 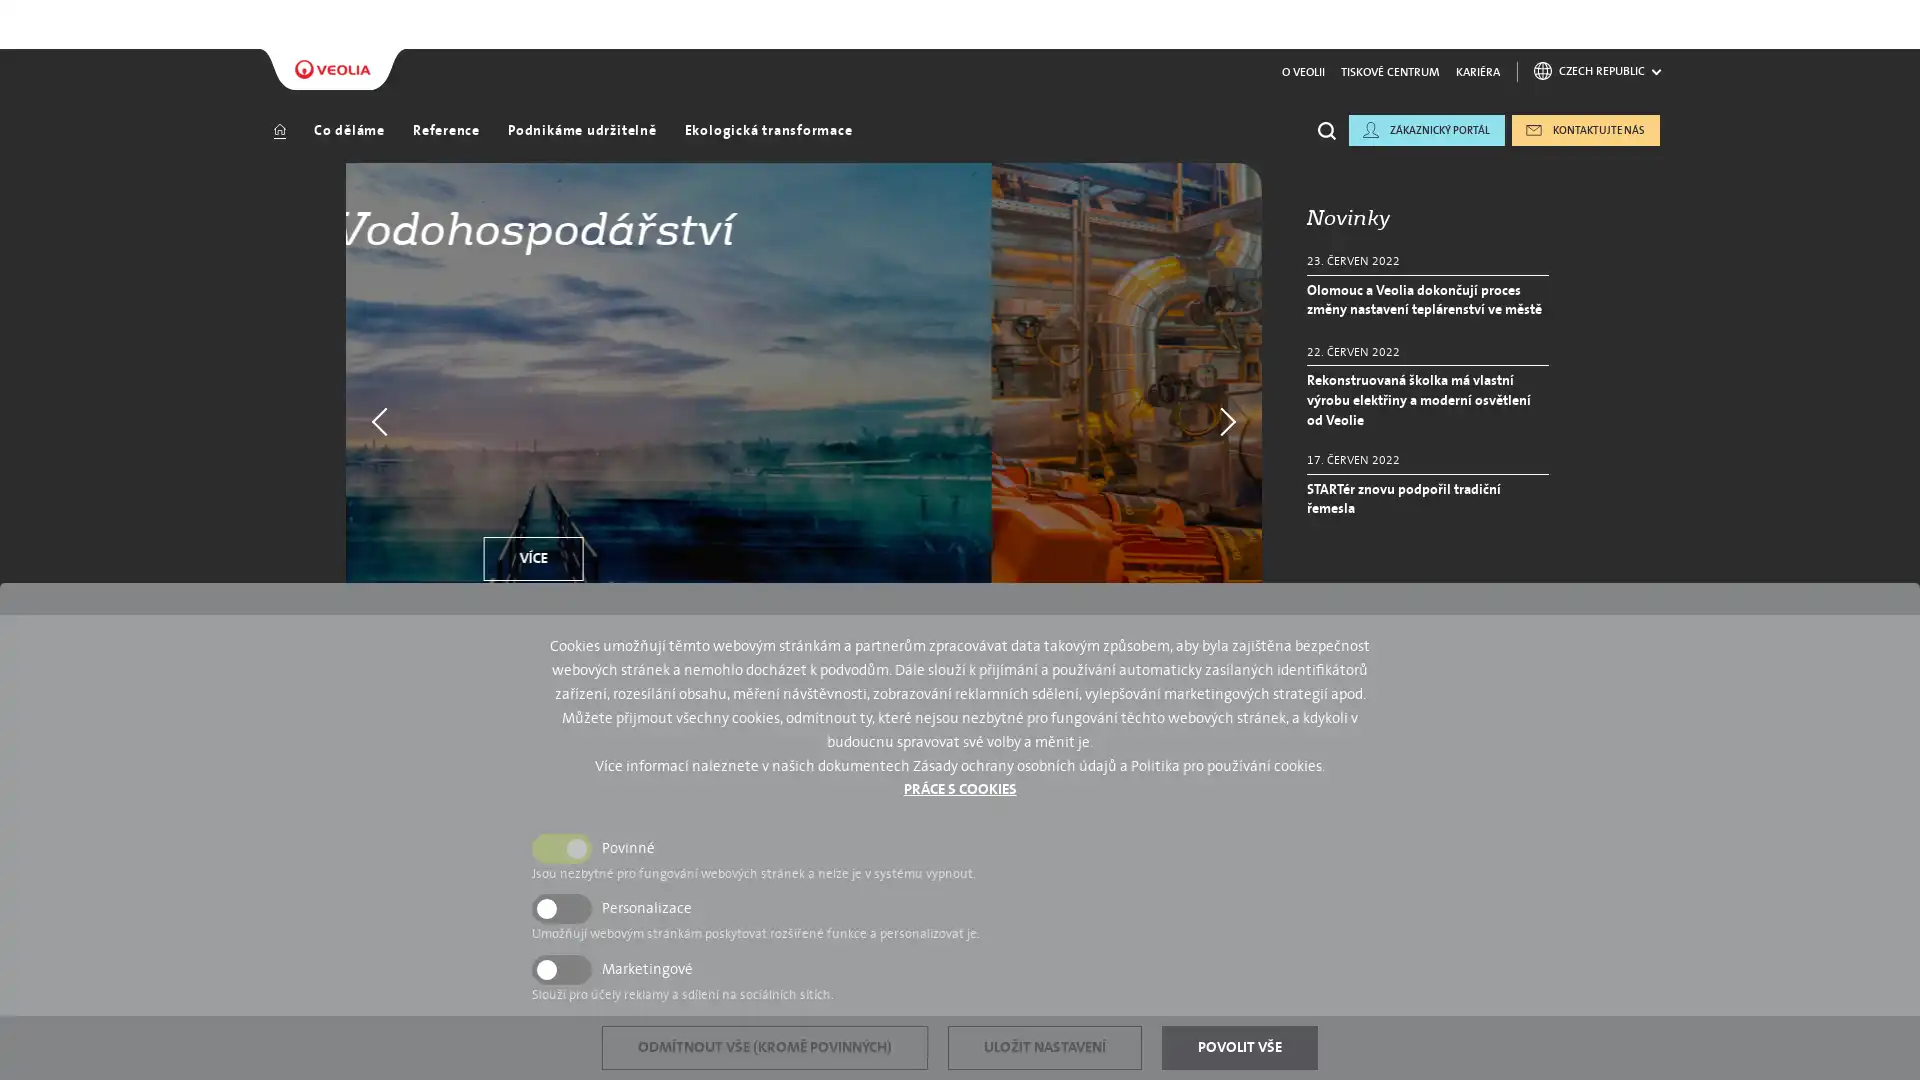 I want to click on Next, so click(x=1231, y=375).